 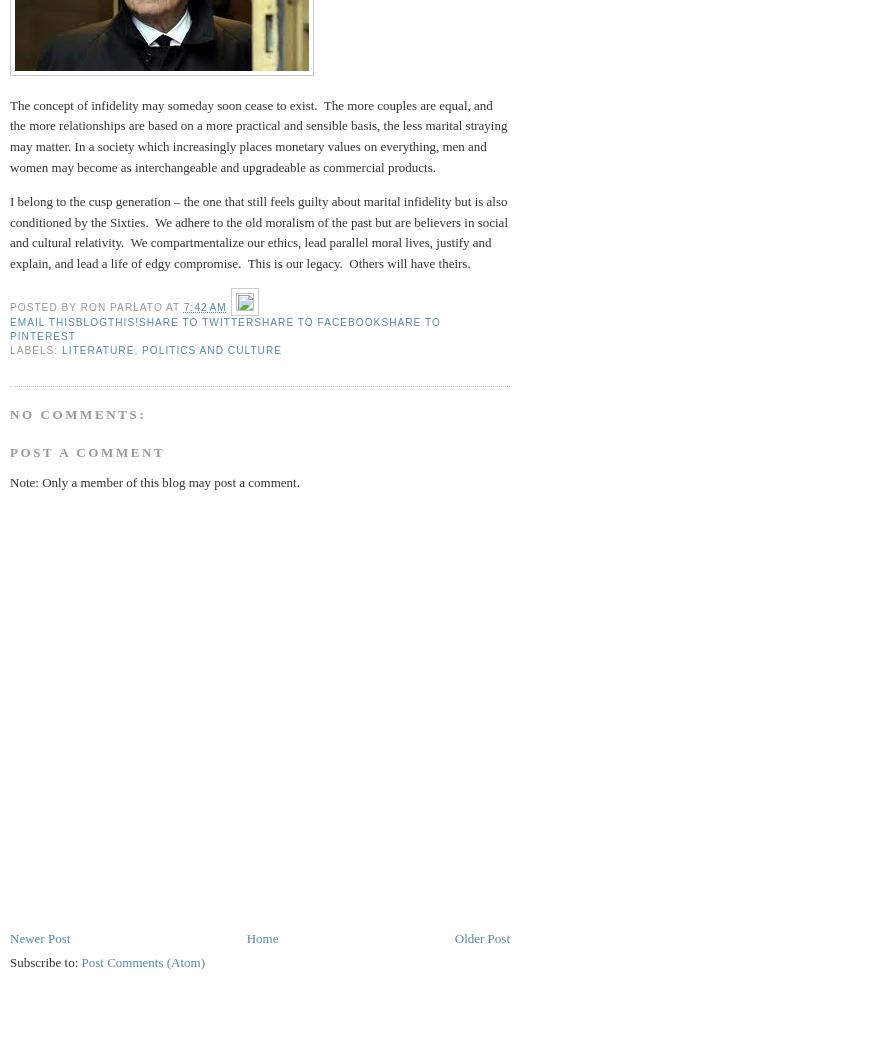 I want to click on 'Posted by', so click(x=9, y=307).